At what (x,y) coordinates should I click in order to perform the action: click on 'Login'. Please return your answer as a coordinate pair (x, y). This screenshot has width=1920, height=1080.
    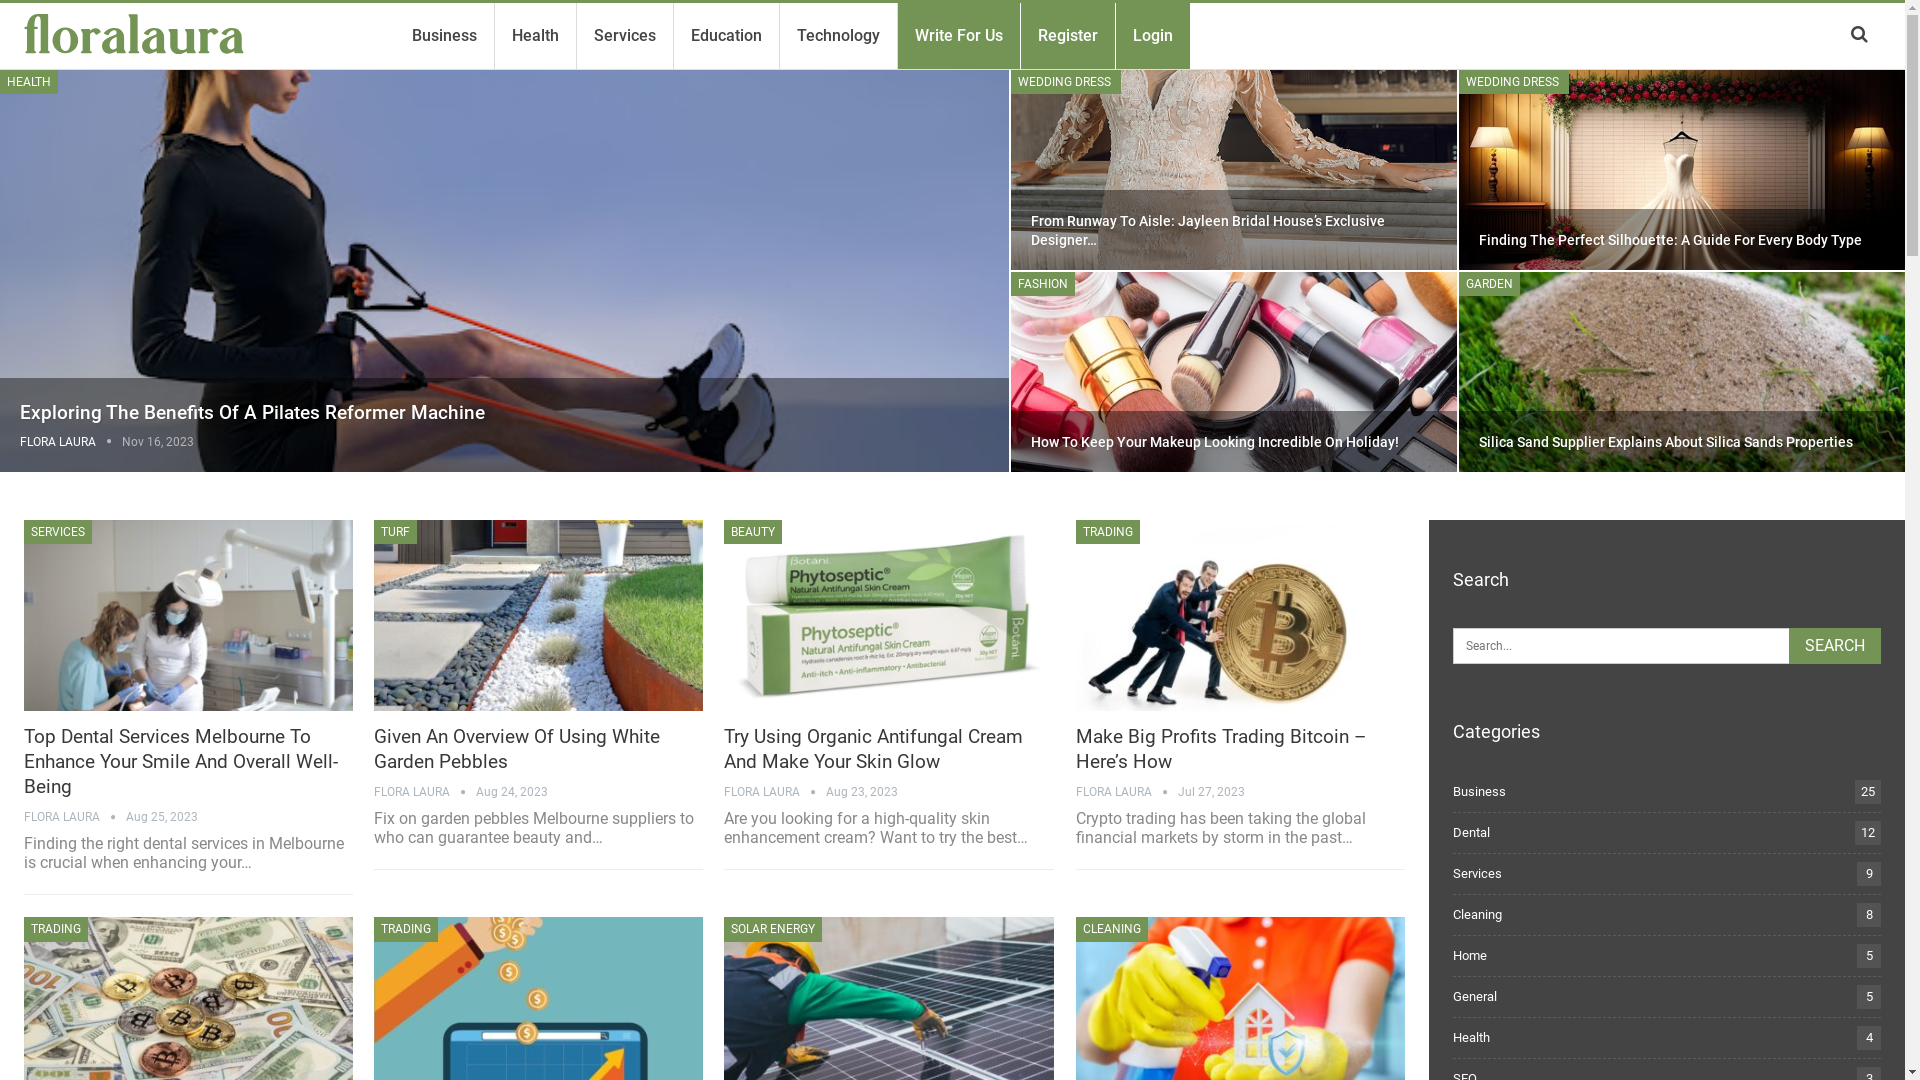
    Looking at the image, I should click on (1126, 35).